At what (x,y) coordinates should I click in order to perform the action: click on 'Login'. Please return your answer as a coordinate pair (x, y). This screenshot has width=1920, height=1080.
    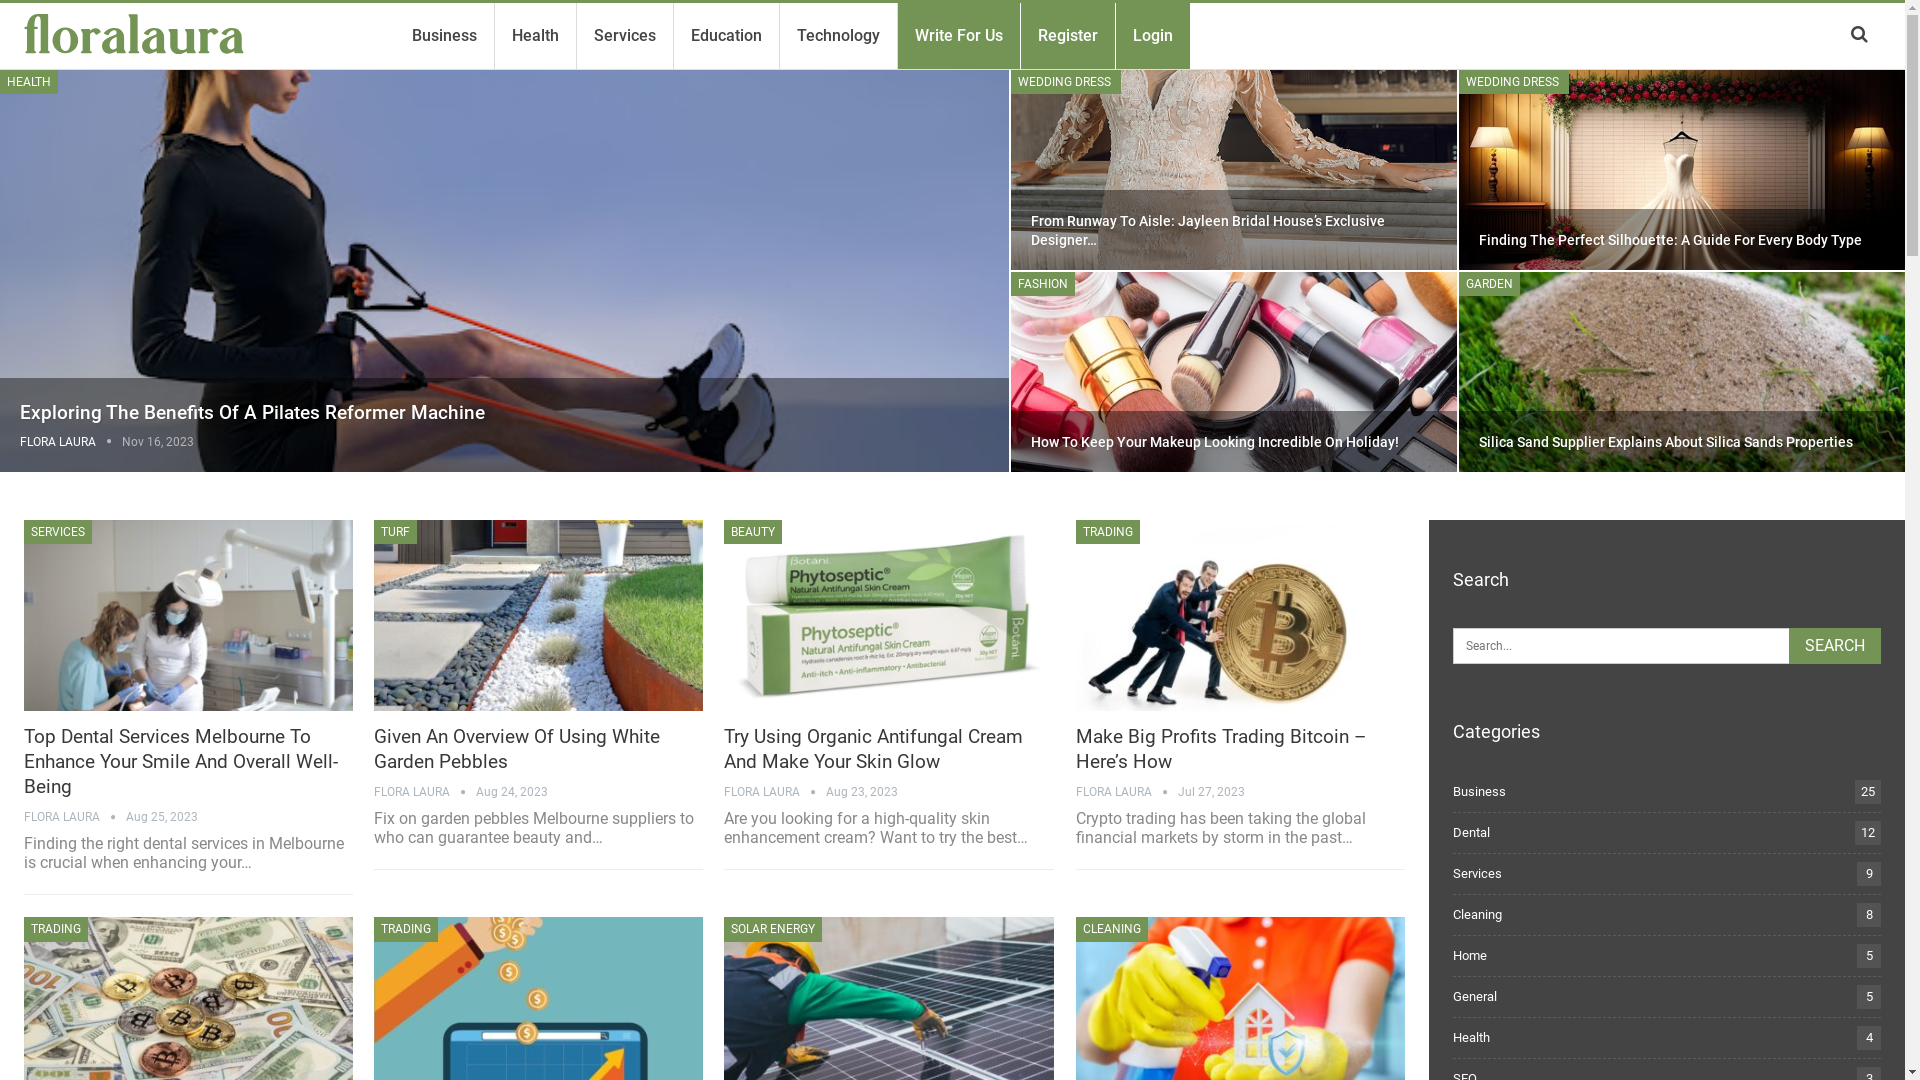
    Looking at the image, I should click on (1126, 35).